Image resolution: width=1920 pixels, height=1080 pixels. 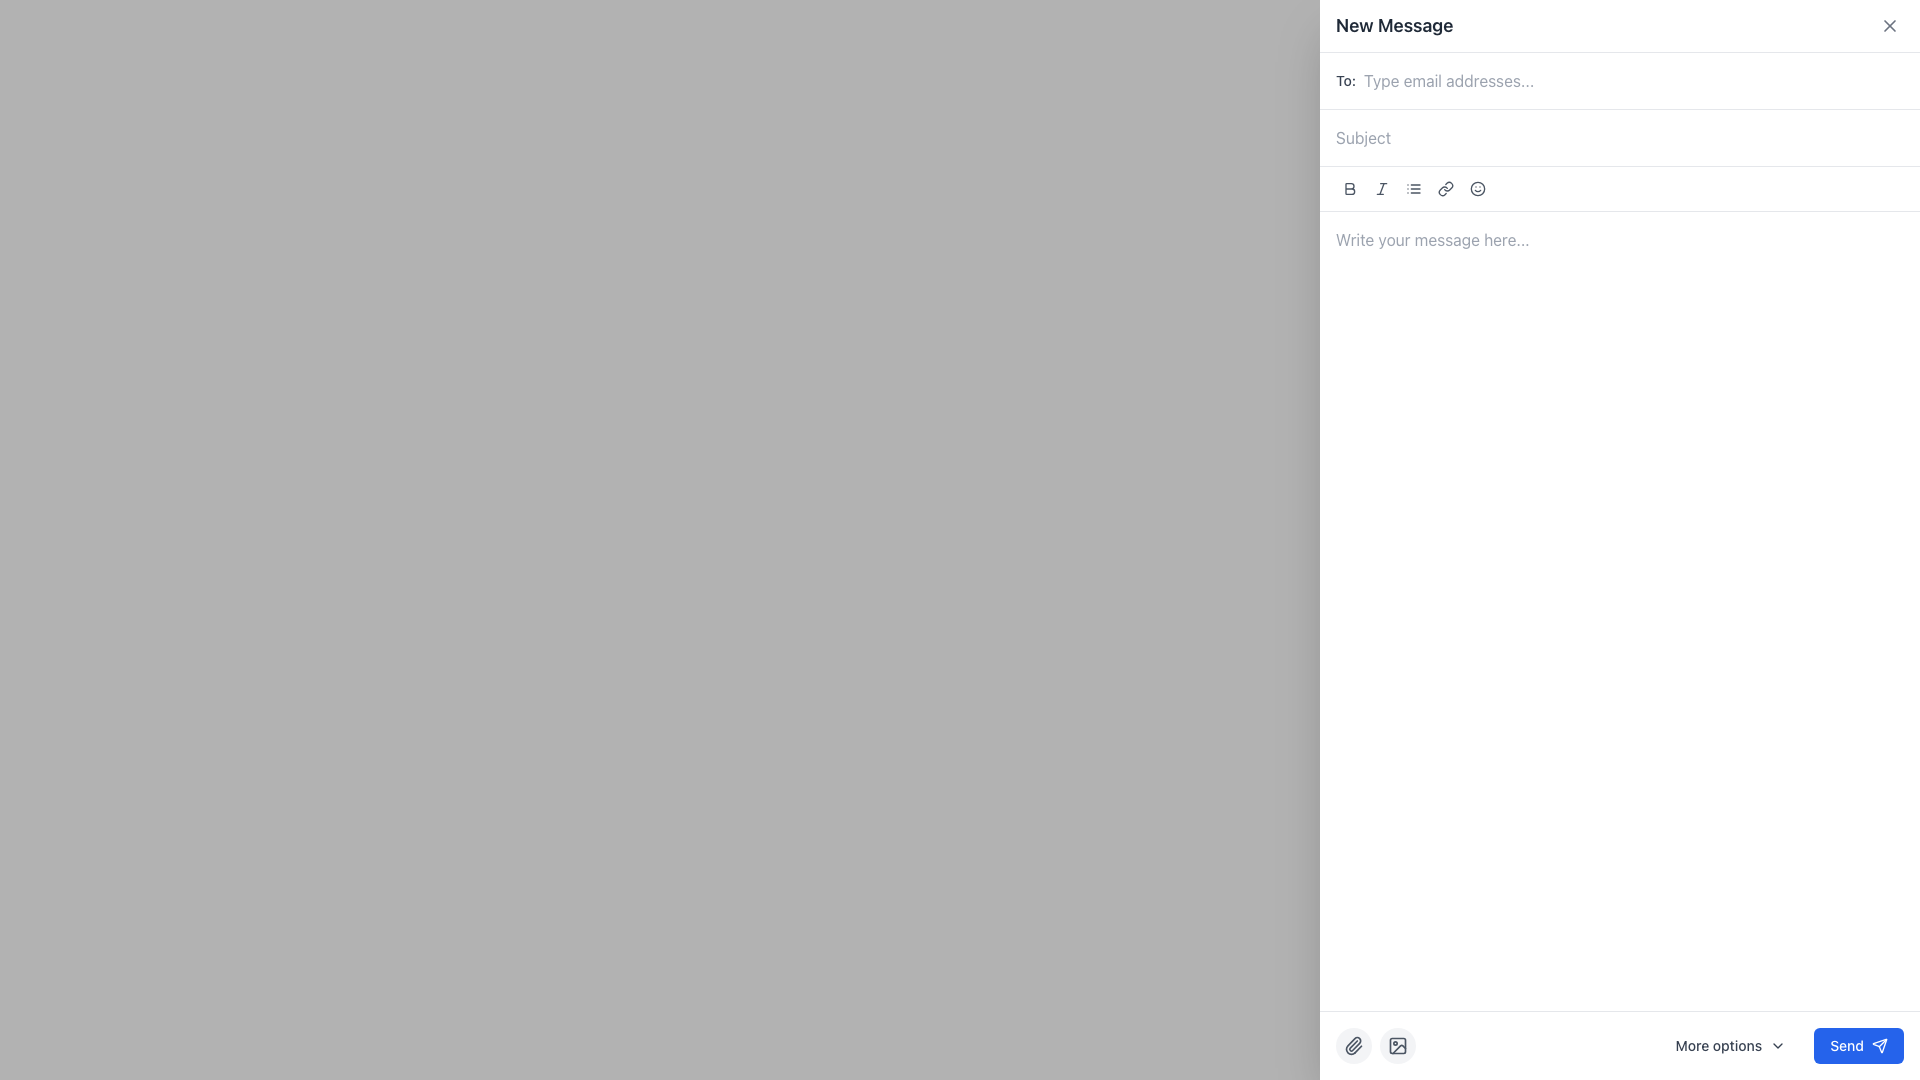 I want to click on the hyperlink insertion button located in the toolbar near the top of the interface, positioned between the italic icon and the emoji selector, so click(x=1445, y=189).